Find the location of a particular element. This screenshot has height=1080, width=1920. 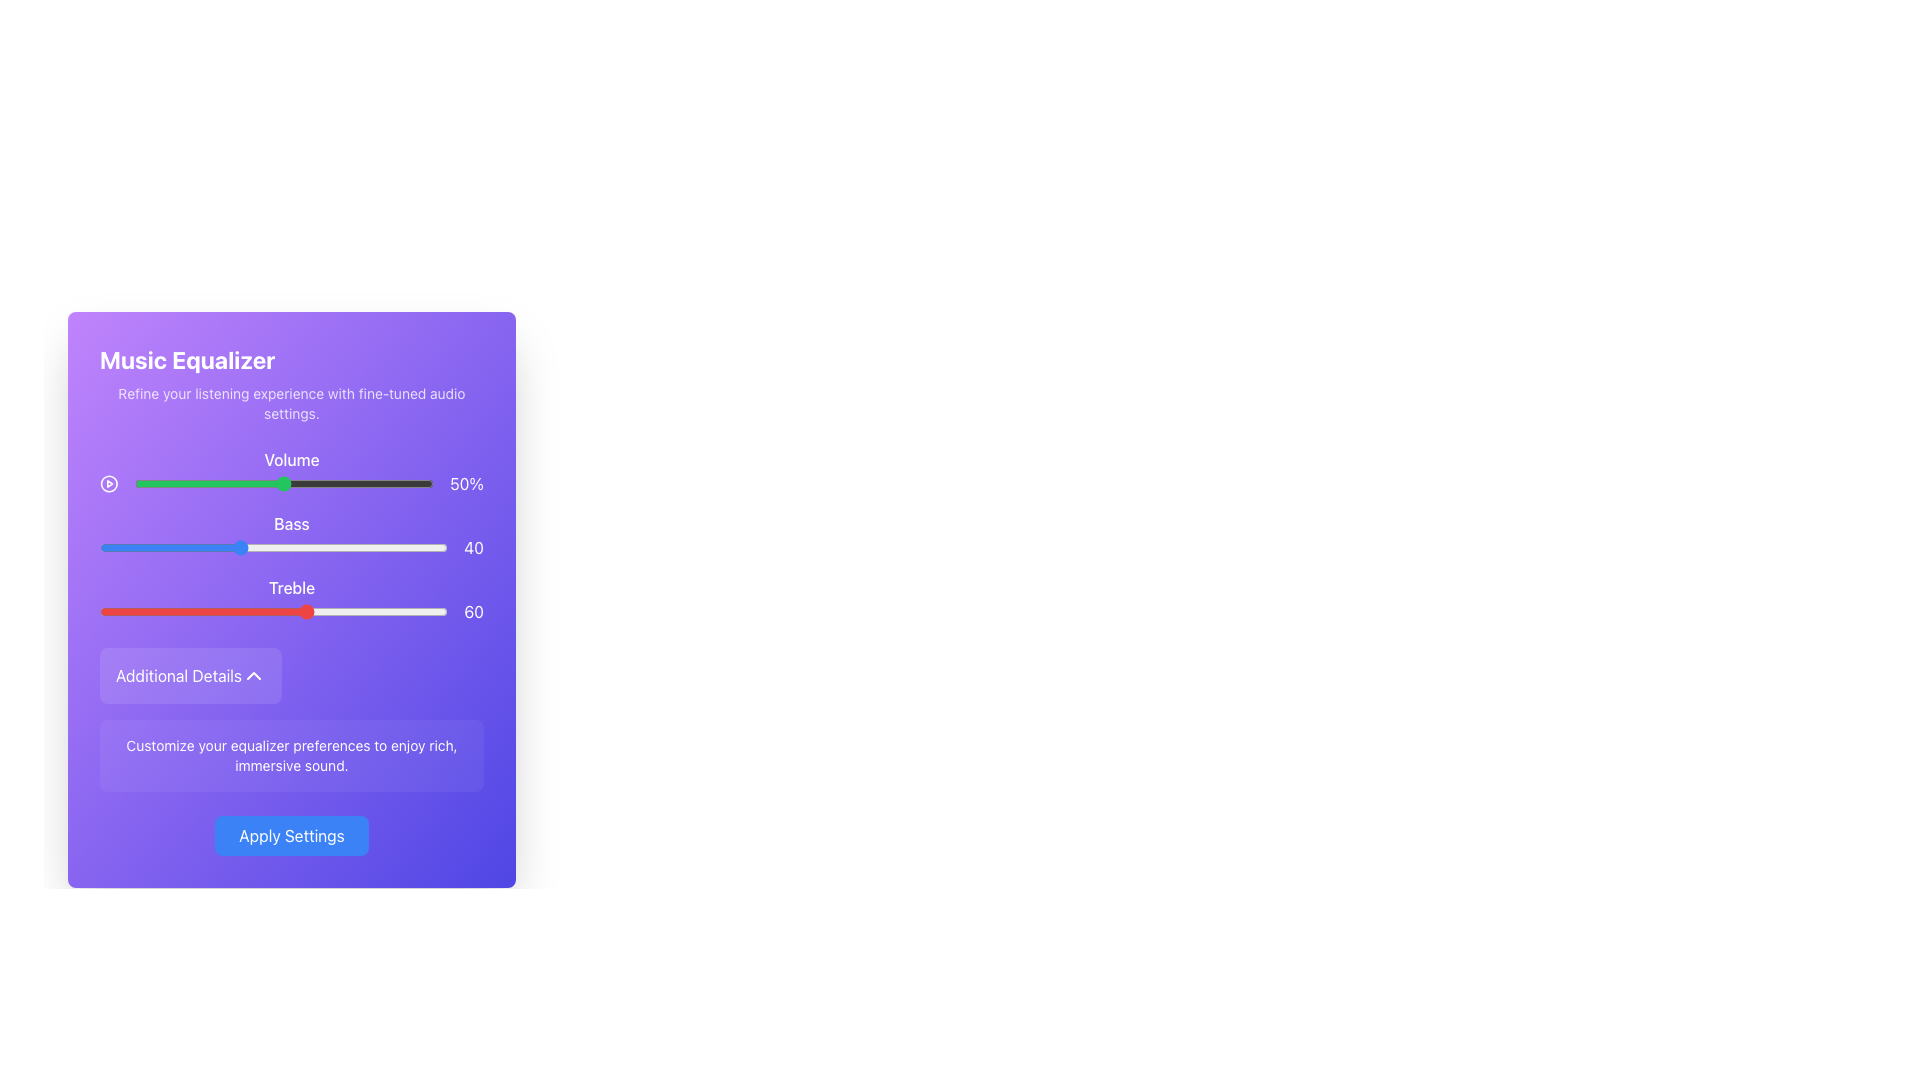

informative text block that contains the message 'Customize your equalizer preferences to enjoy rich, immersive sound.', which is displayed in white on a light purple background, centered above the 'Apply Settings' button is located at coordinates (291, 756).